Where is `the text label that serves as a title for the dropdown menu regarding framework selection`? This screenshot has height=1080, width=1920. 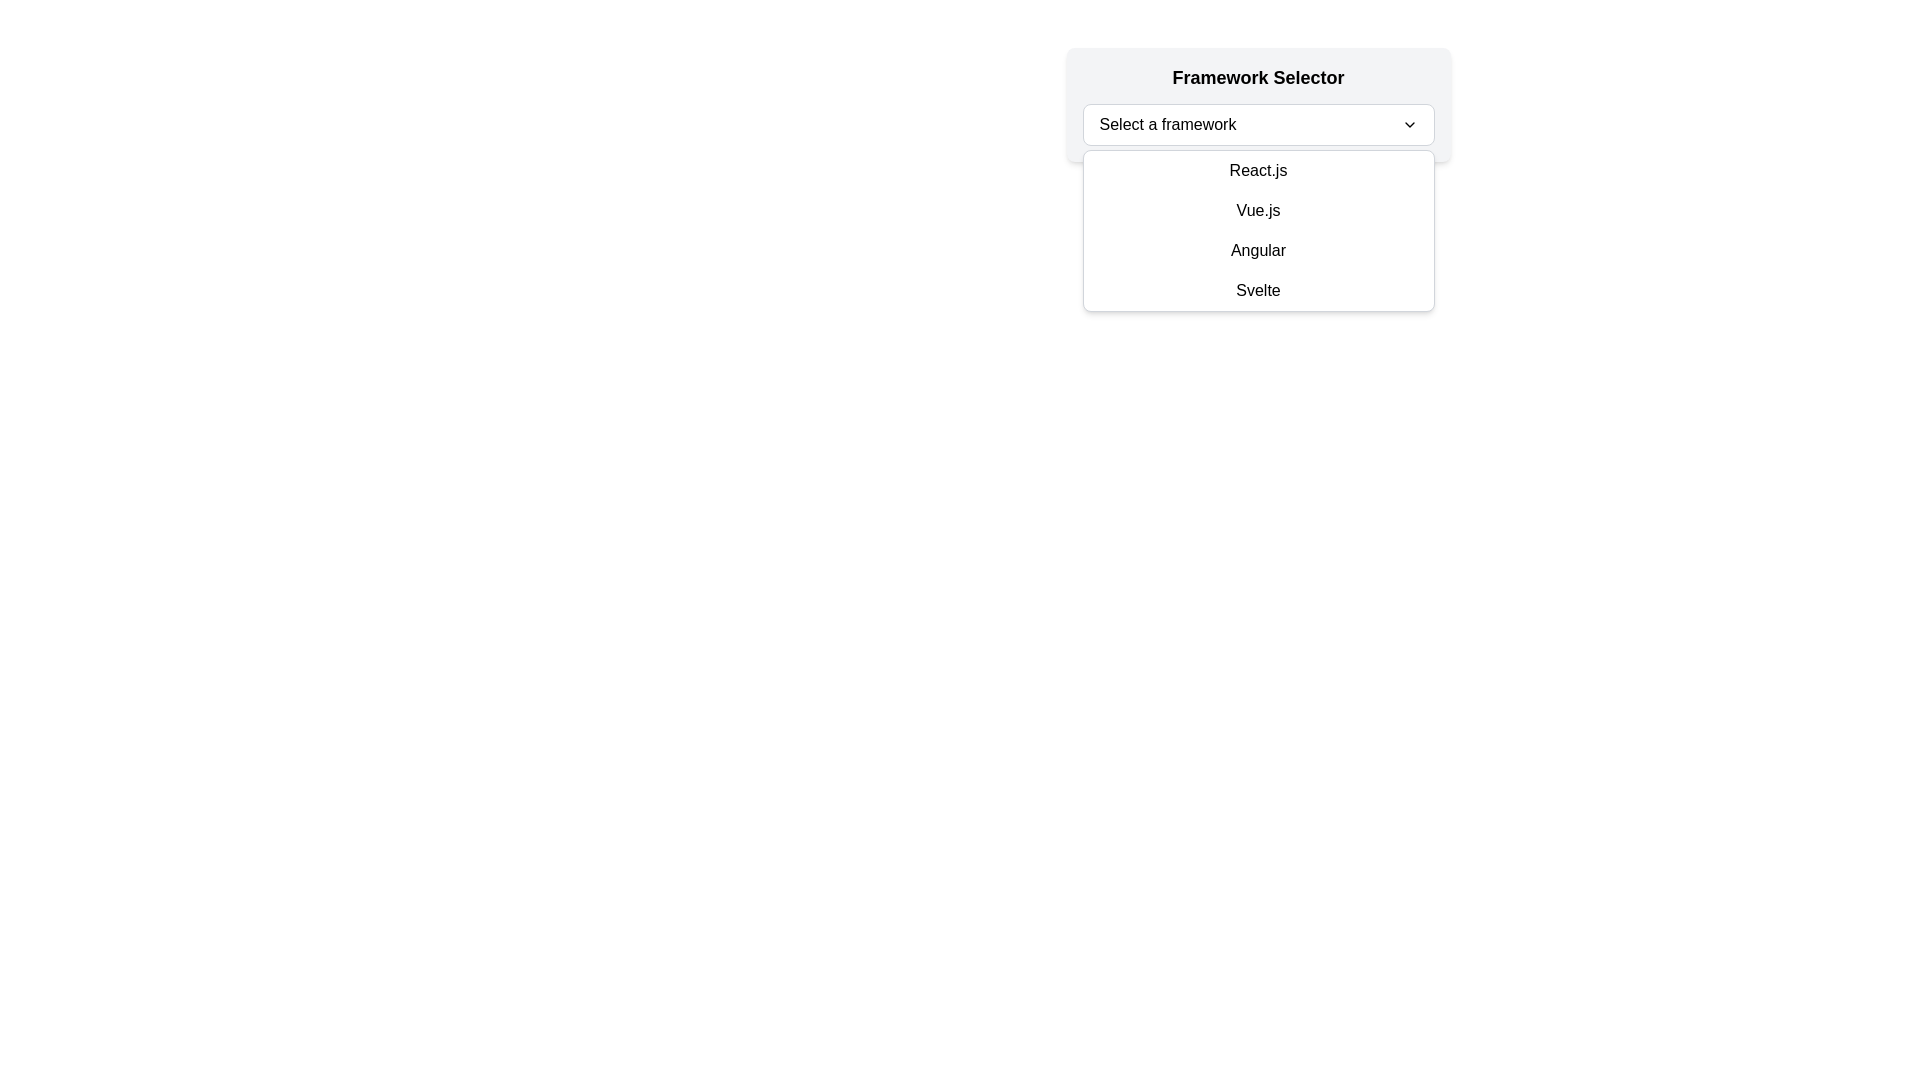
the text label that serves as a title for the dropdown menu regarding framework selection is located at coordinates (1257, 76).